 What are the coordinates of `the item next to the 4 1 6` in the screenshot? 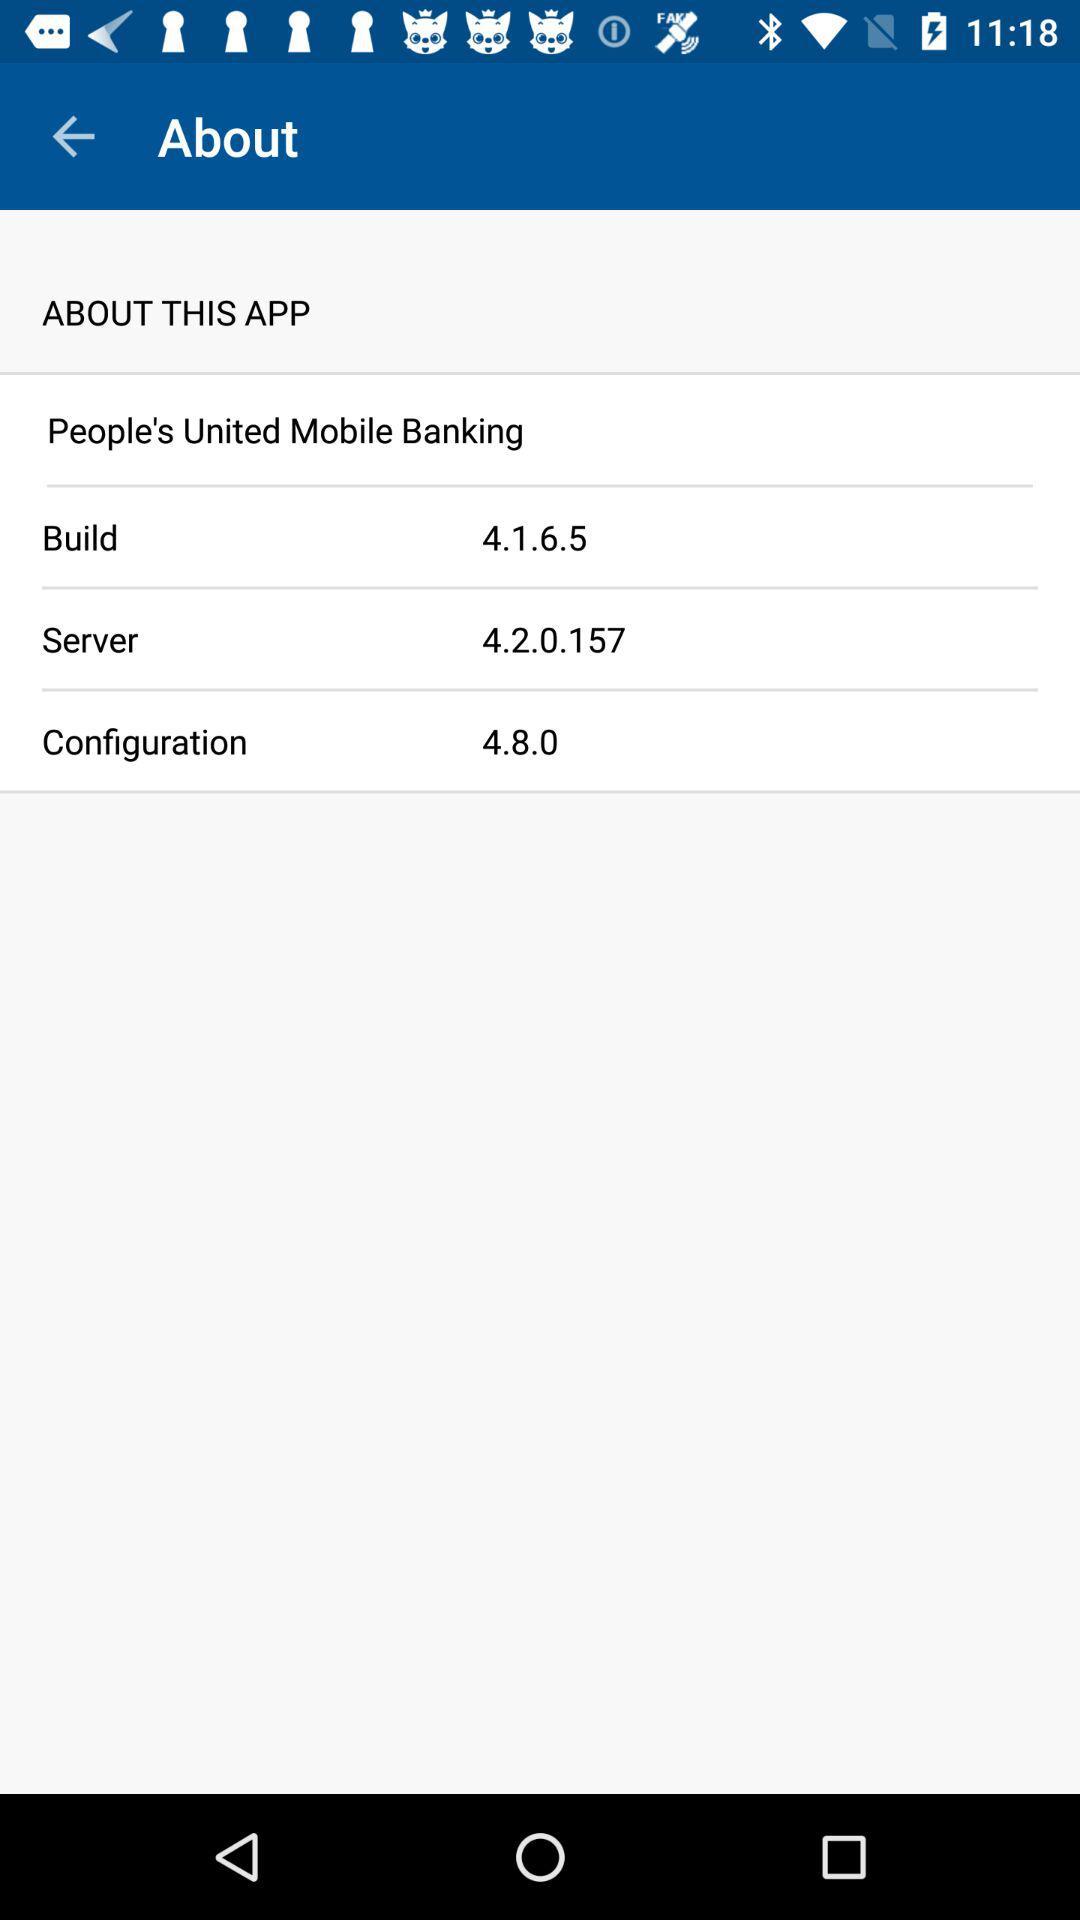 It's located at (240, 537).